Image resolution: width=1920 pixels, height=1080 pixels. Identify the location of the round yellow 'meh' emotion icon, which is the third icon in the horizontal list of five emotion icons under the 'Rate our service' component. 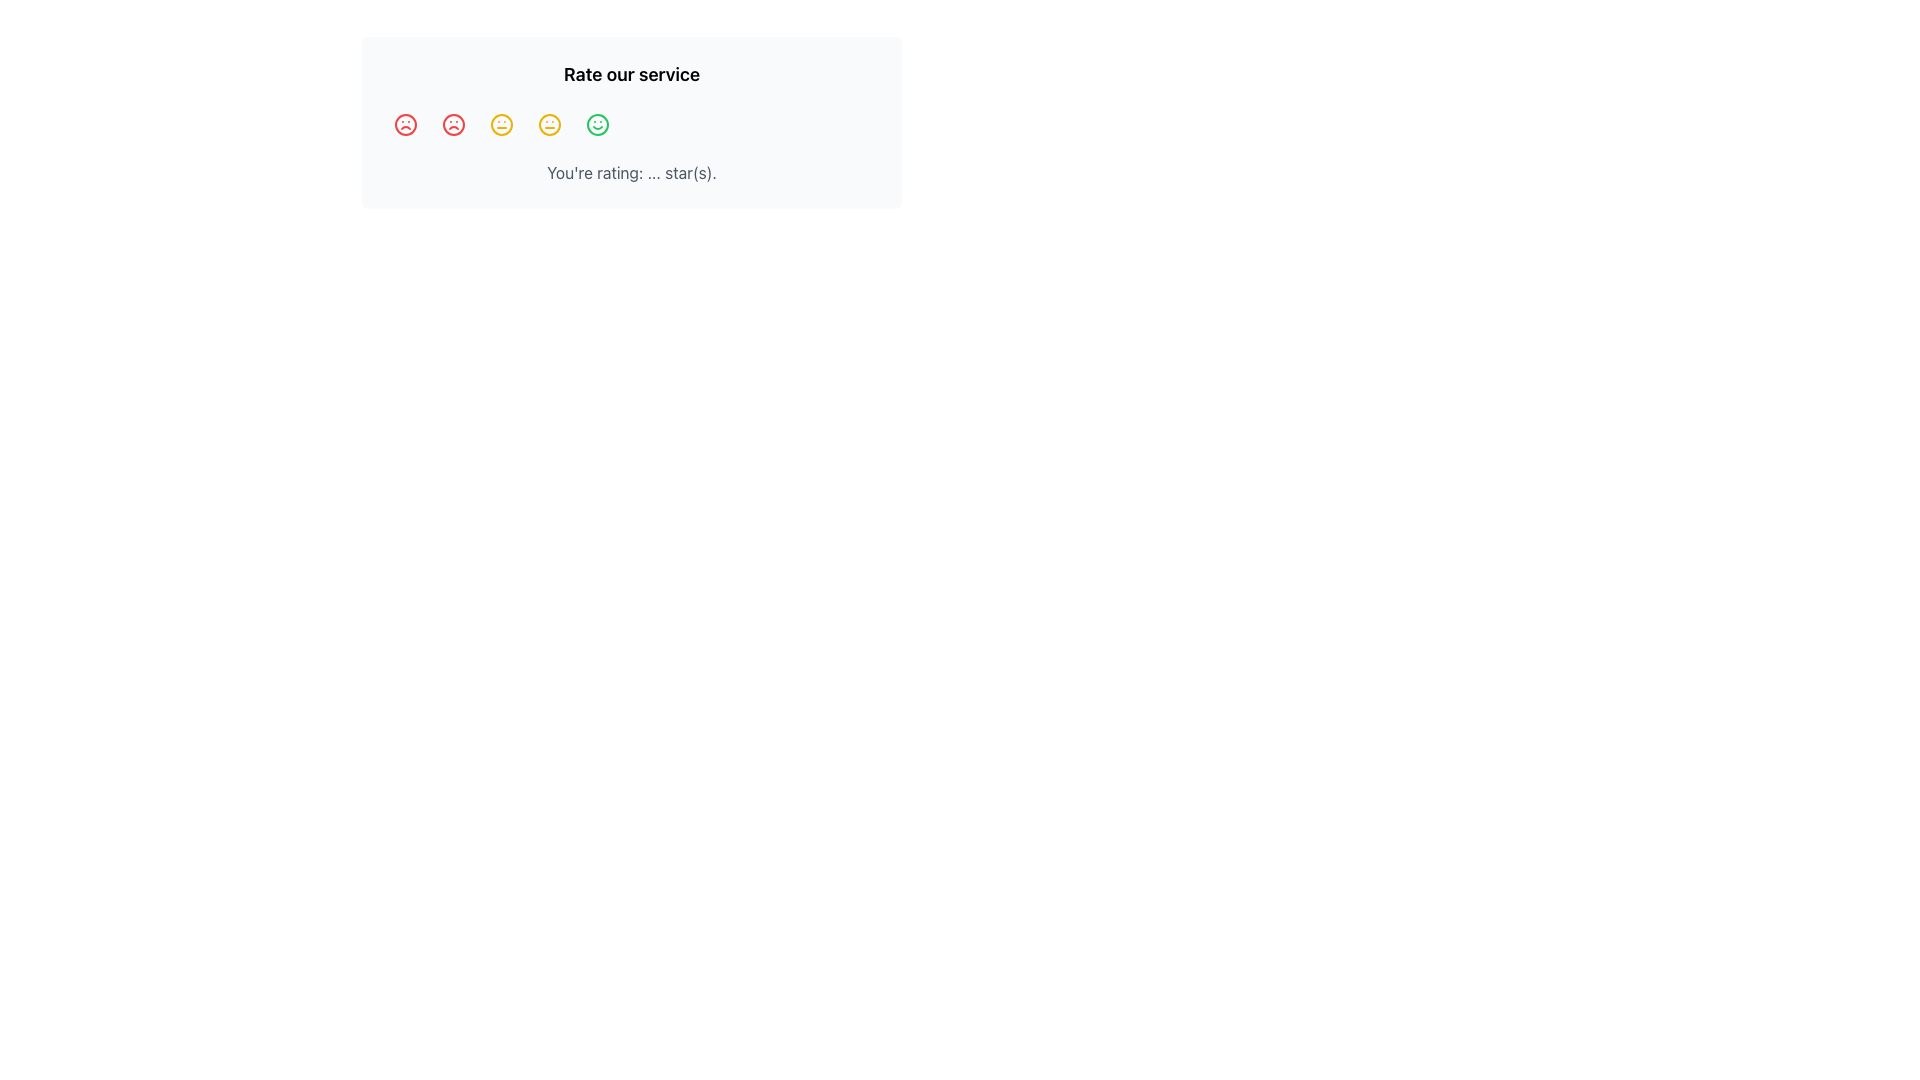
(502, 124).